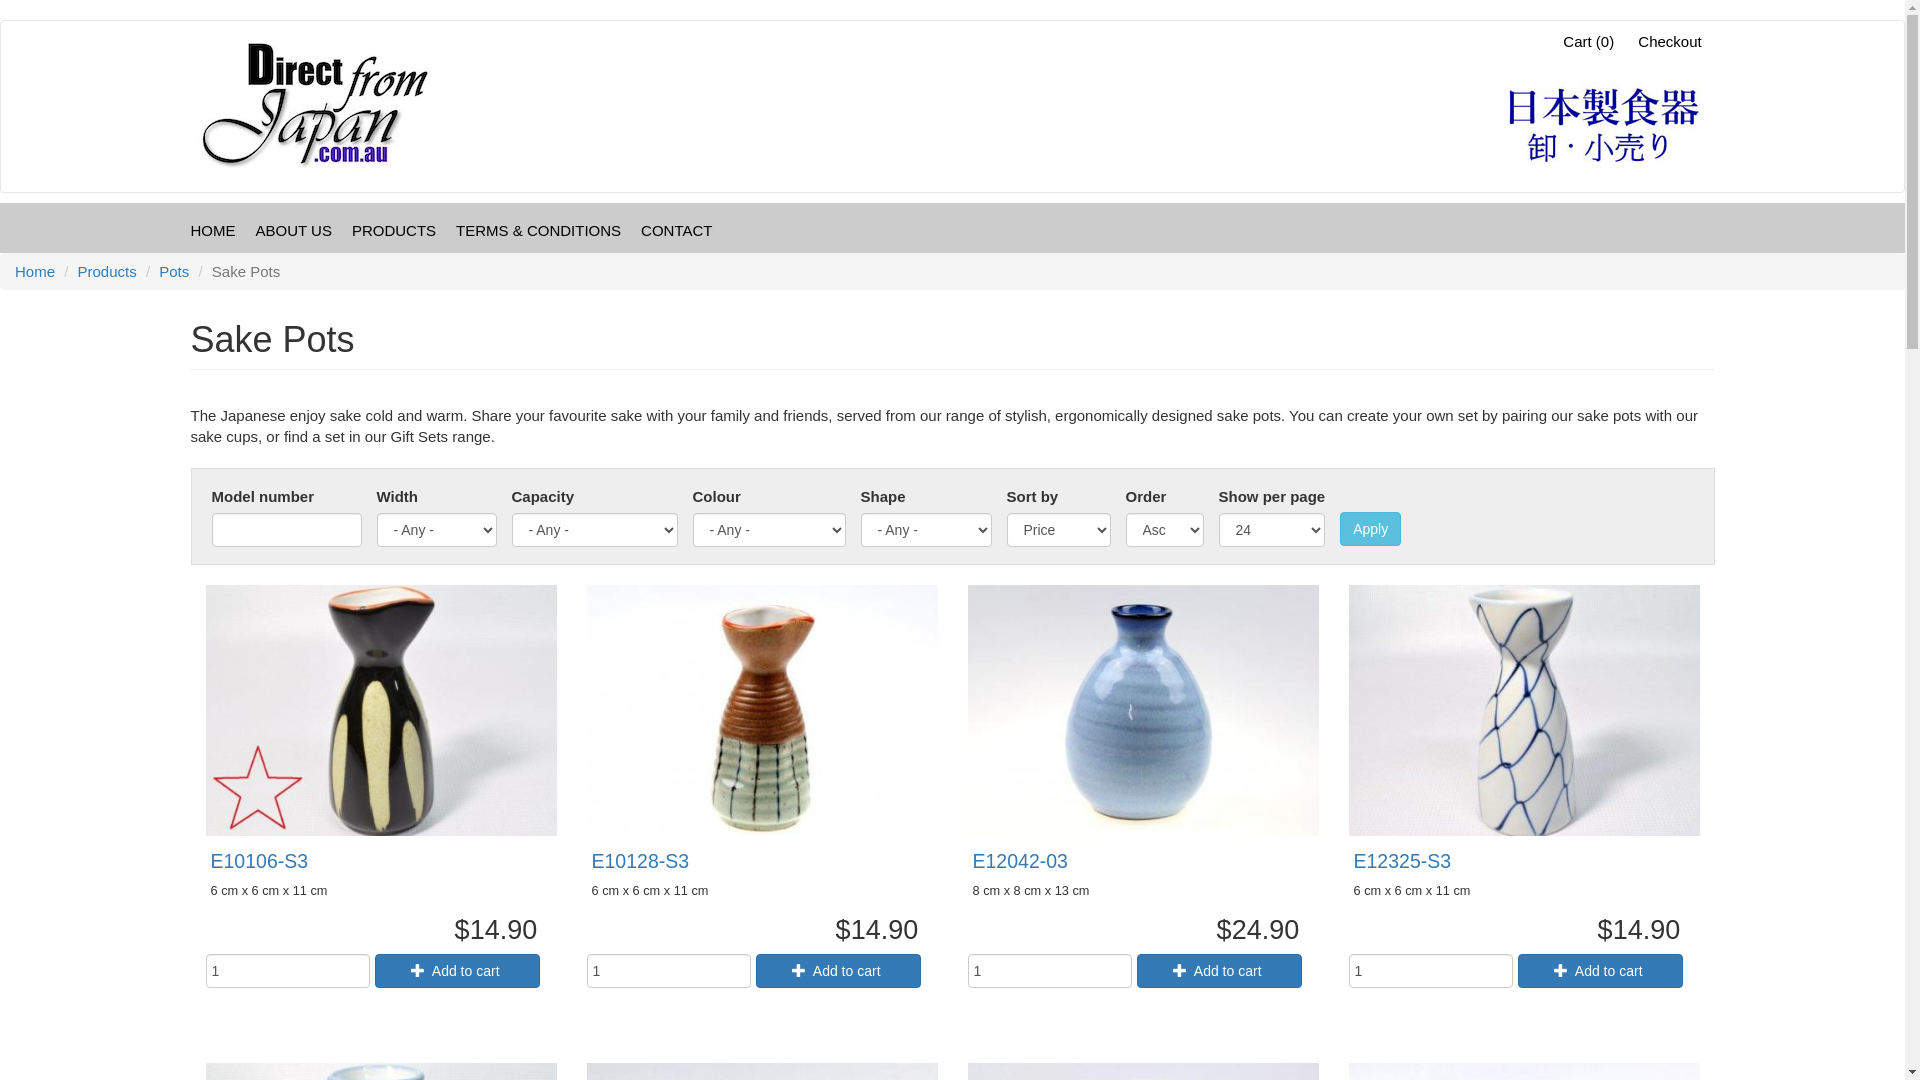 The height and width of the screenshot is (1080, 1920). I want to click on 'Add to cart', so click(1137, 970).